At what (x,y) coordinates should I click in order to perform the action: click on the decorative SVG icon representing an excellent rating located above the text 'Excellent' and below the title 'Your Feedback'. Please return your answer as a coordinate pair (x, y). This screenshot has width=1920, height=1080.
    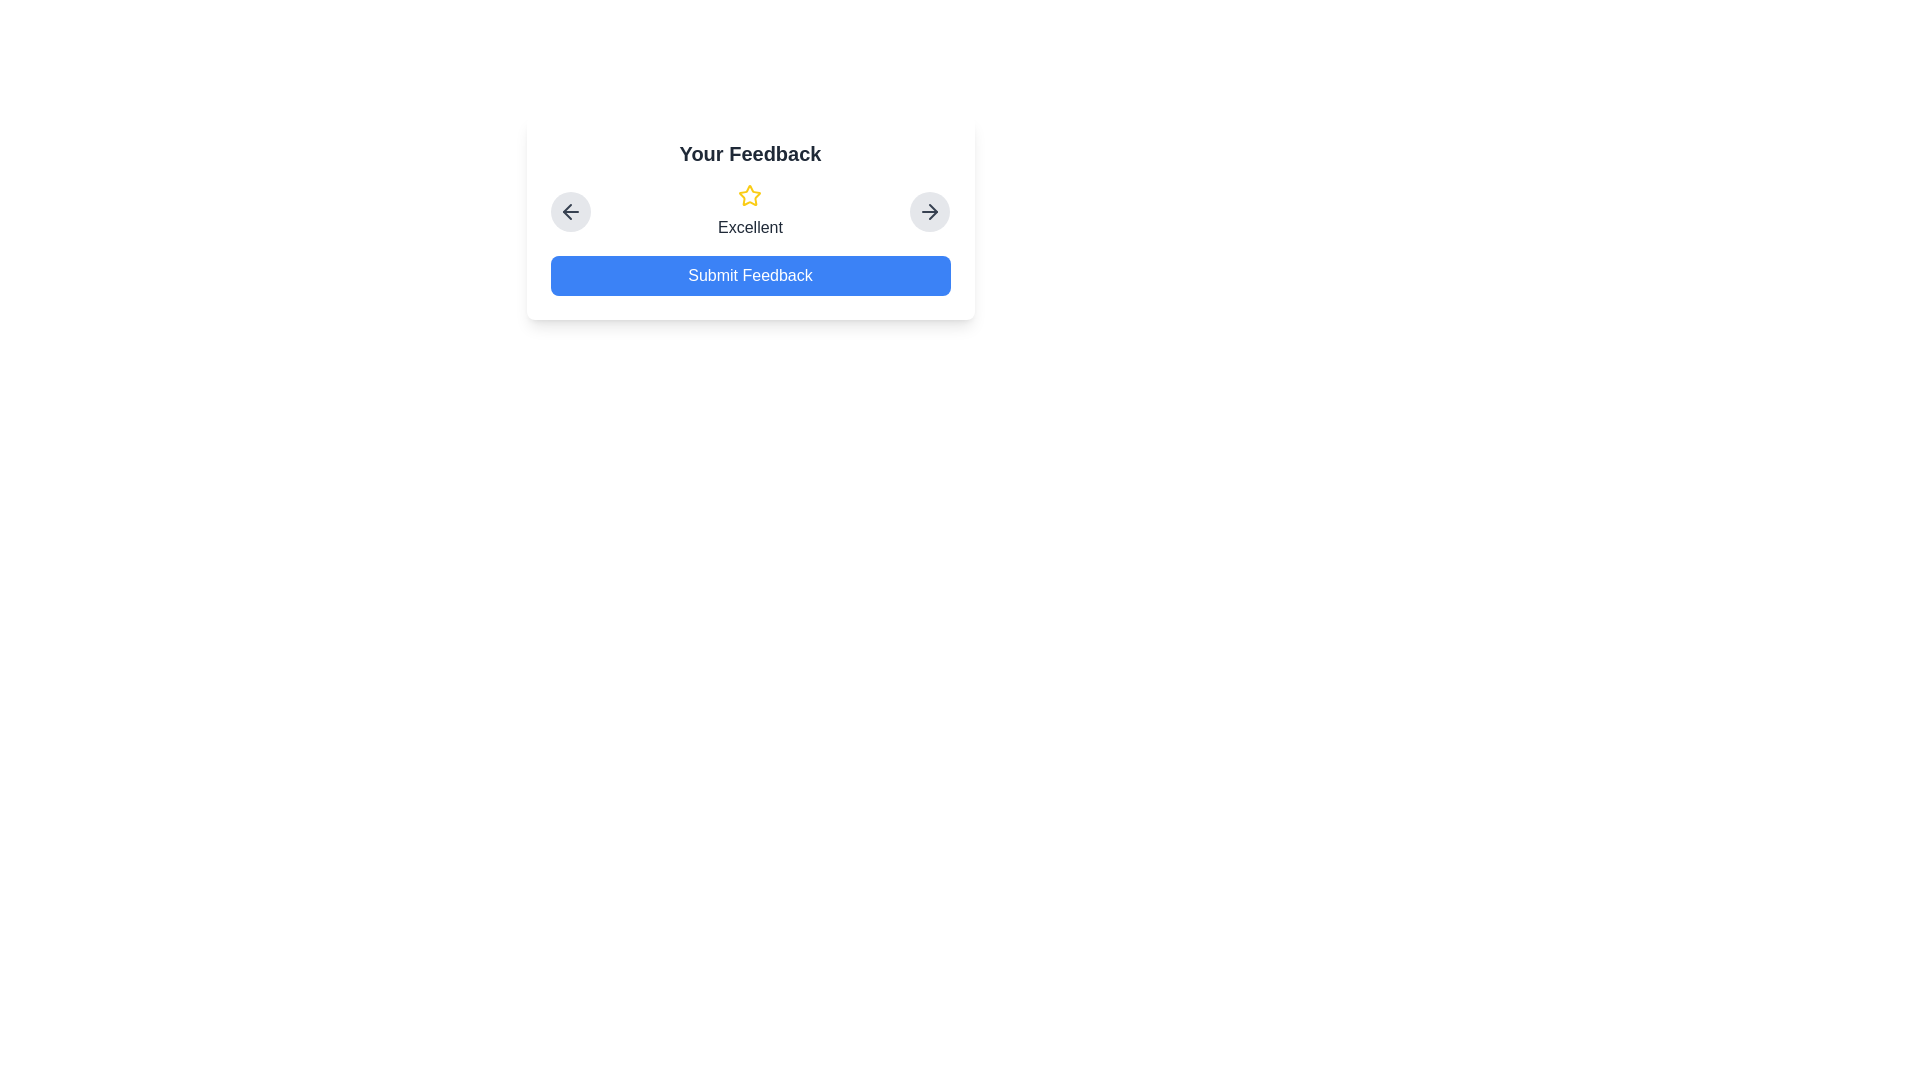
    Looking at the image, I should click on (749, 195).